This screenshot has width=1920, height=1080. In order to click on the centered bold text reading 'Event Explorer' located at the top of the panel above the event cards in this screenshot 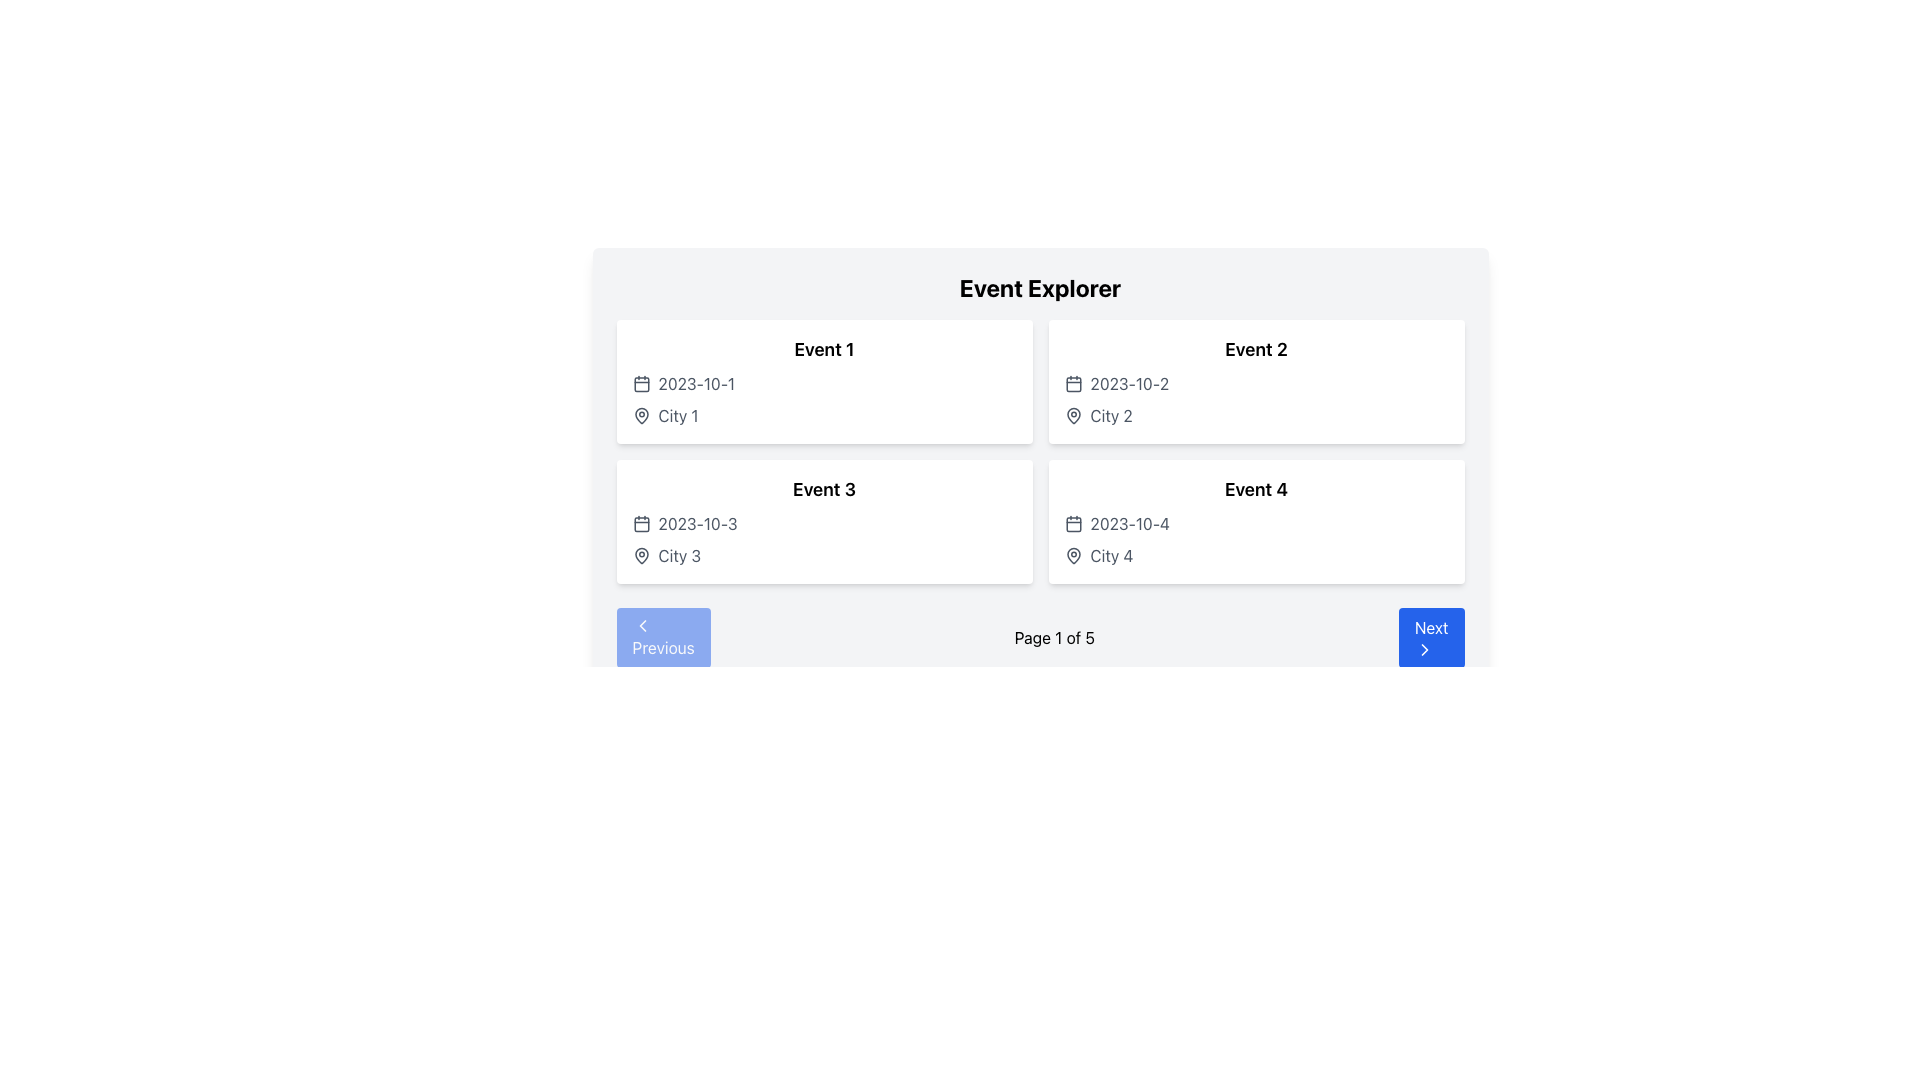, I will do `click(1040, 288)`.